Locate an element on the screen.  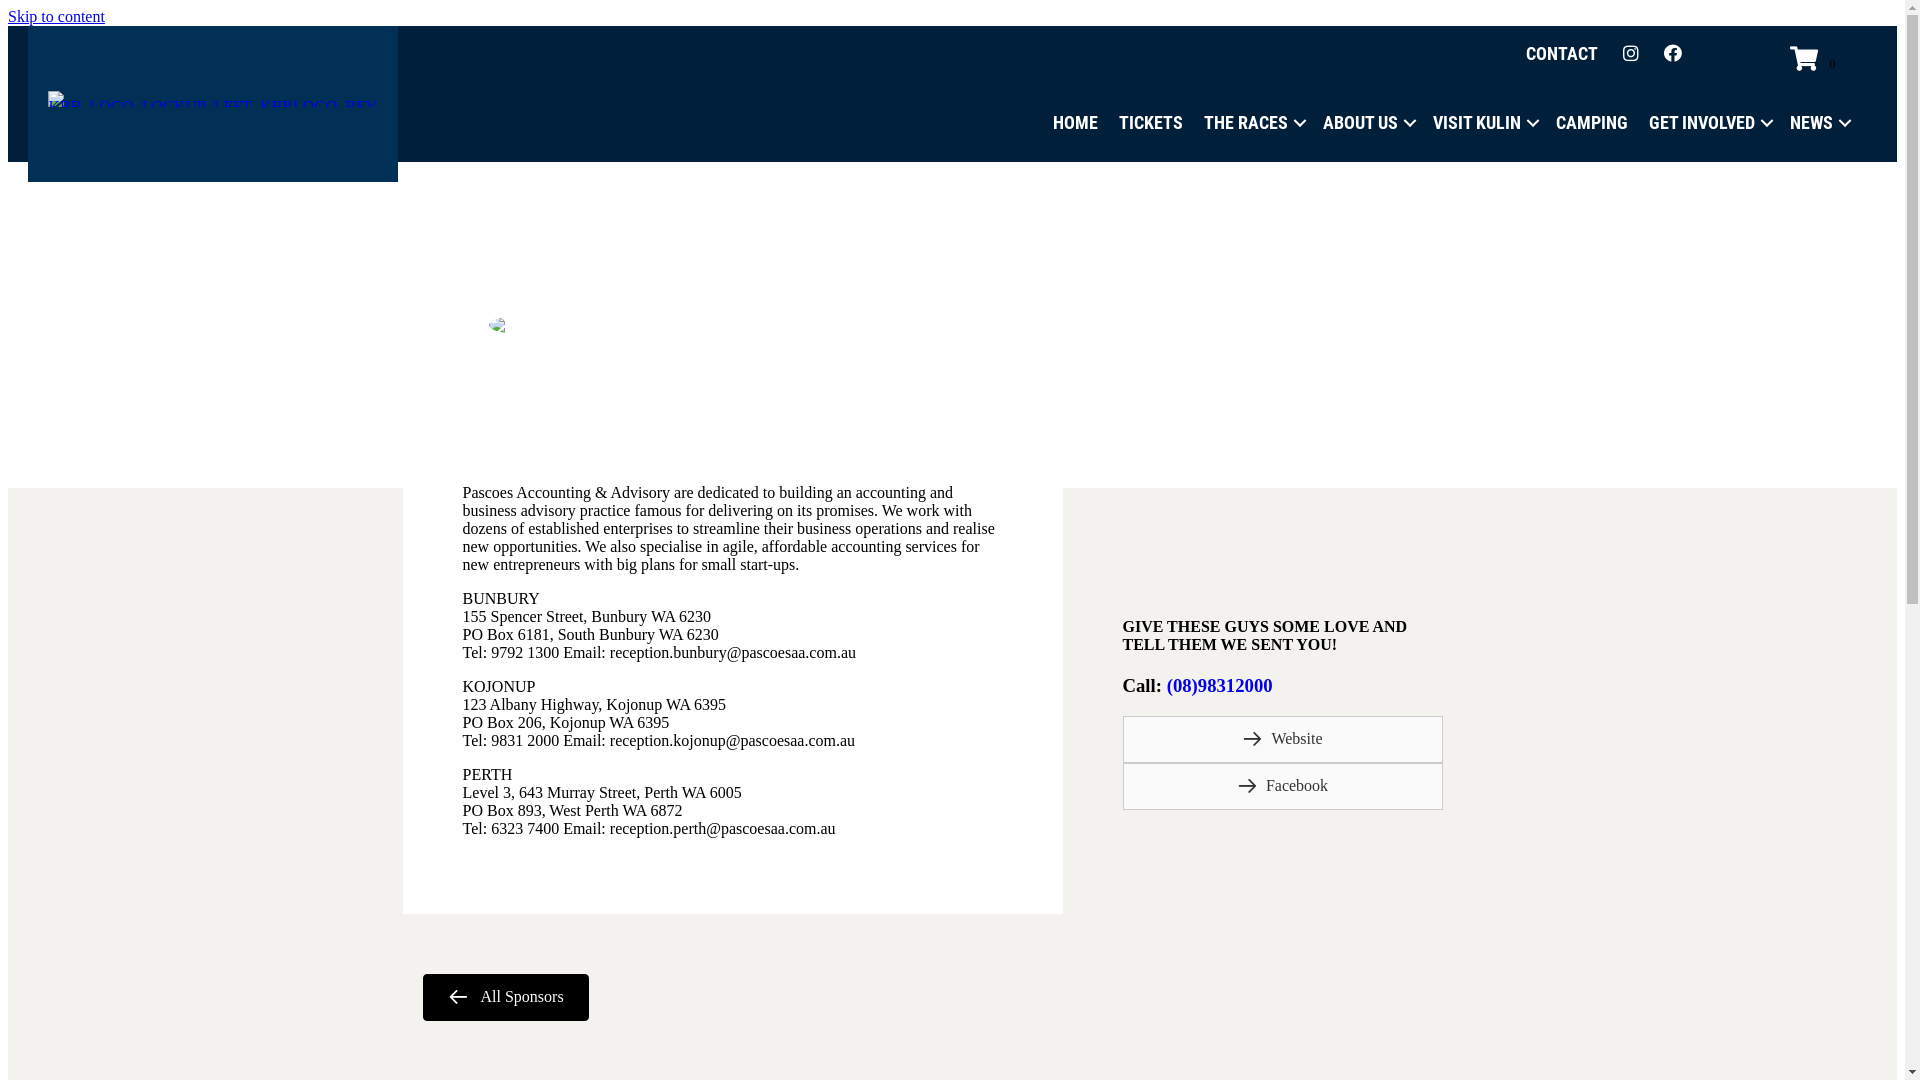
'VISIT KULIN' is located at coordinates (1483, 123).